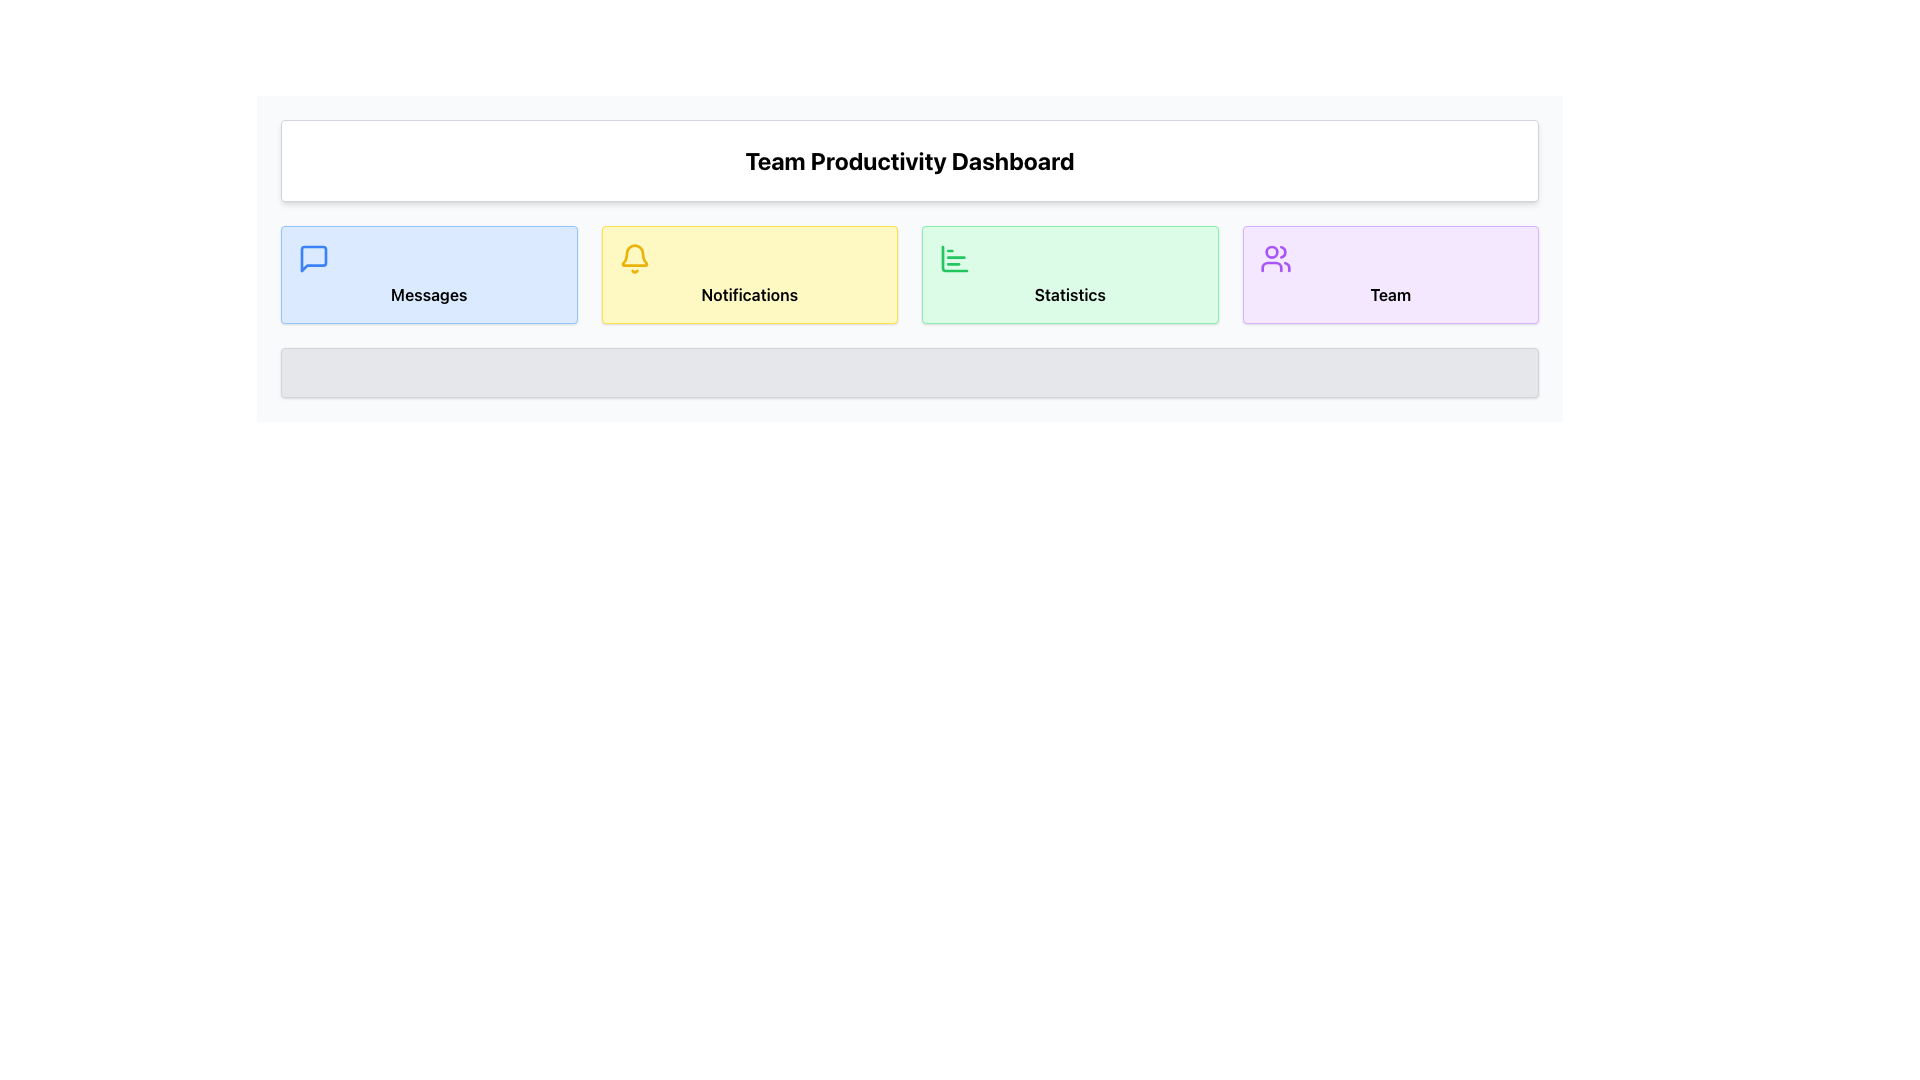 The image size is (1920, 1080). What do you see at coordinates (1069, 294) in the screenshot?
I see `the 'Statistics' label located in the green box on the central-right side of the interface` at bounding box center [1069, 294].